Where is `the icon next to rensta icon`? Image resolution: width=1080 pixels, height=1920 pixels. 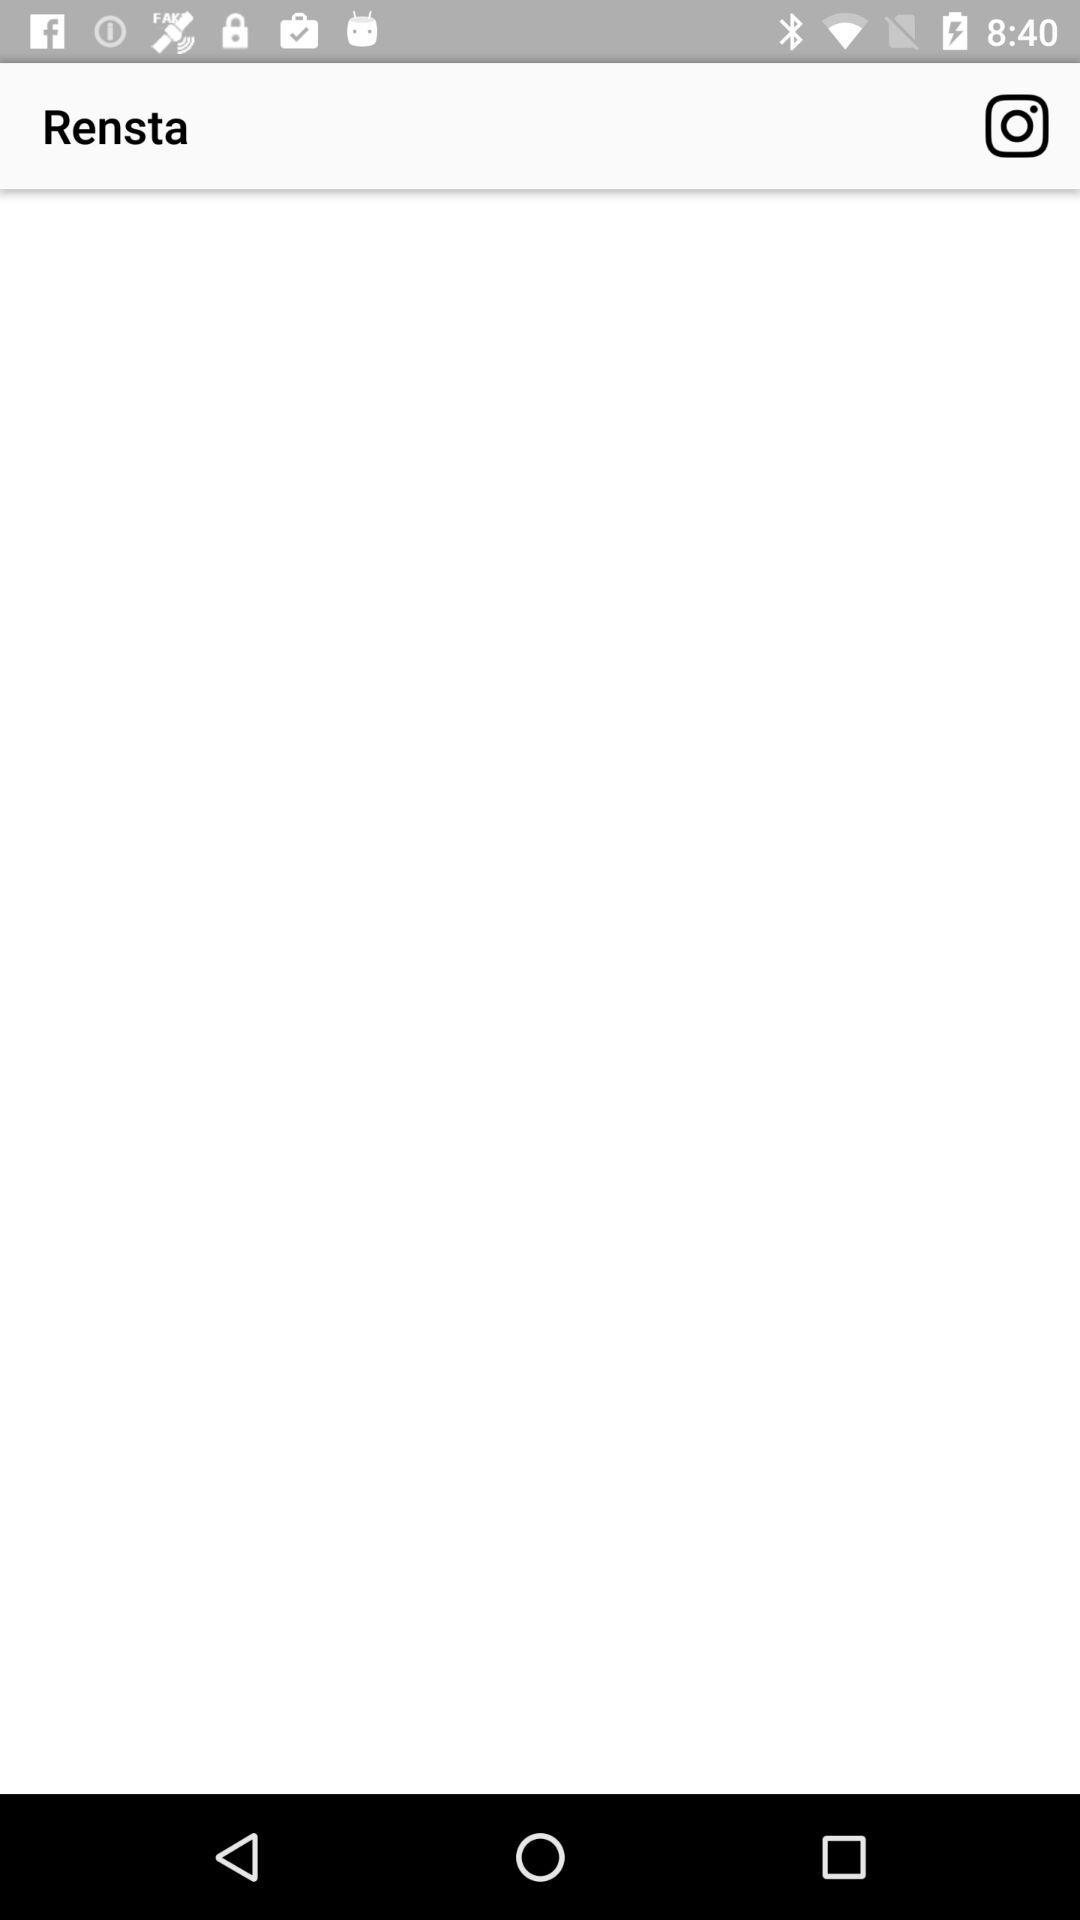 the icon next to rensta icon is located at coordinates (1017, 124).